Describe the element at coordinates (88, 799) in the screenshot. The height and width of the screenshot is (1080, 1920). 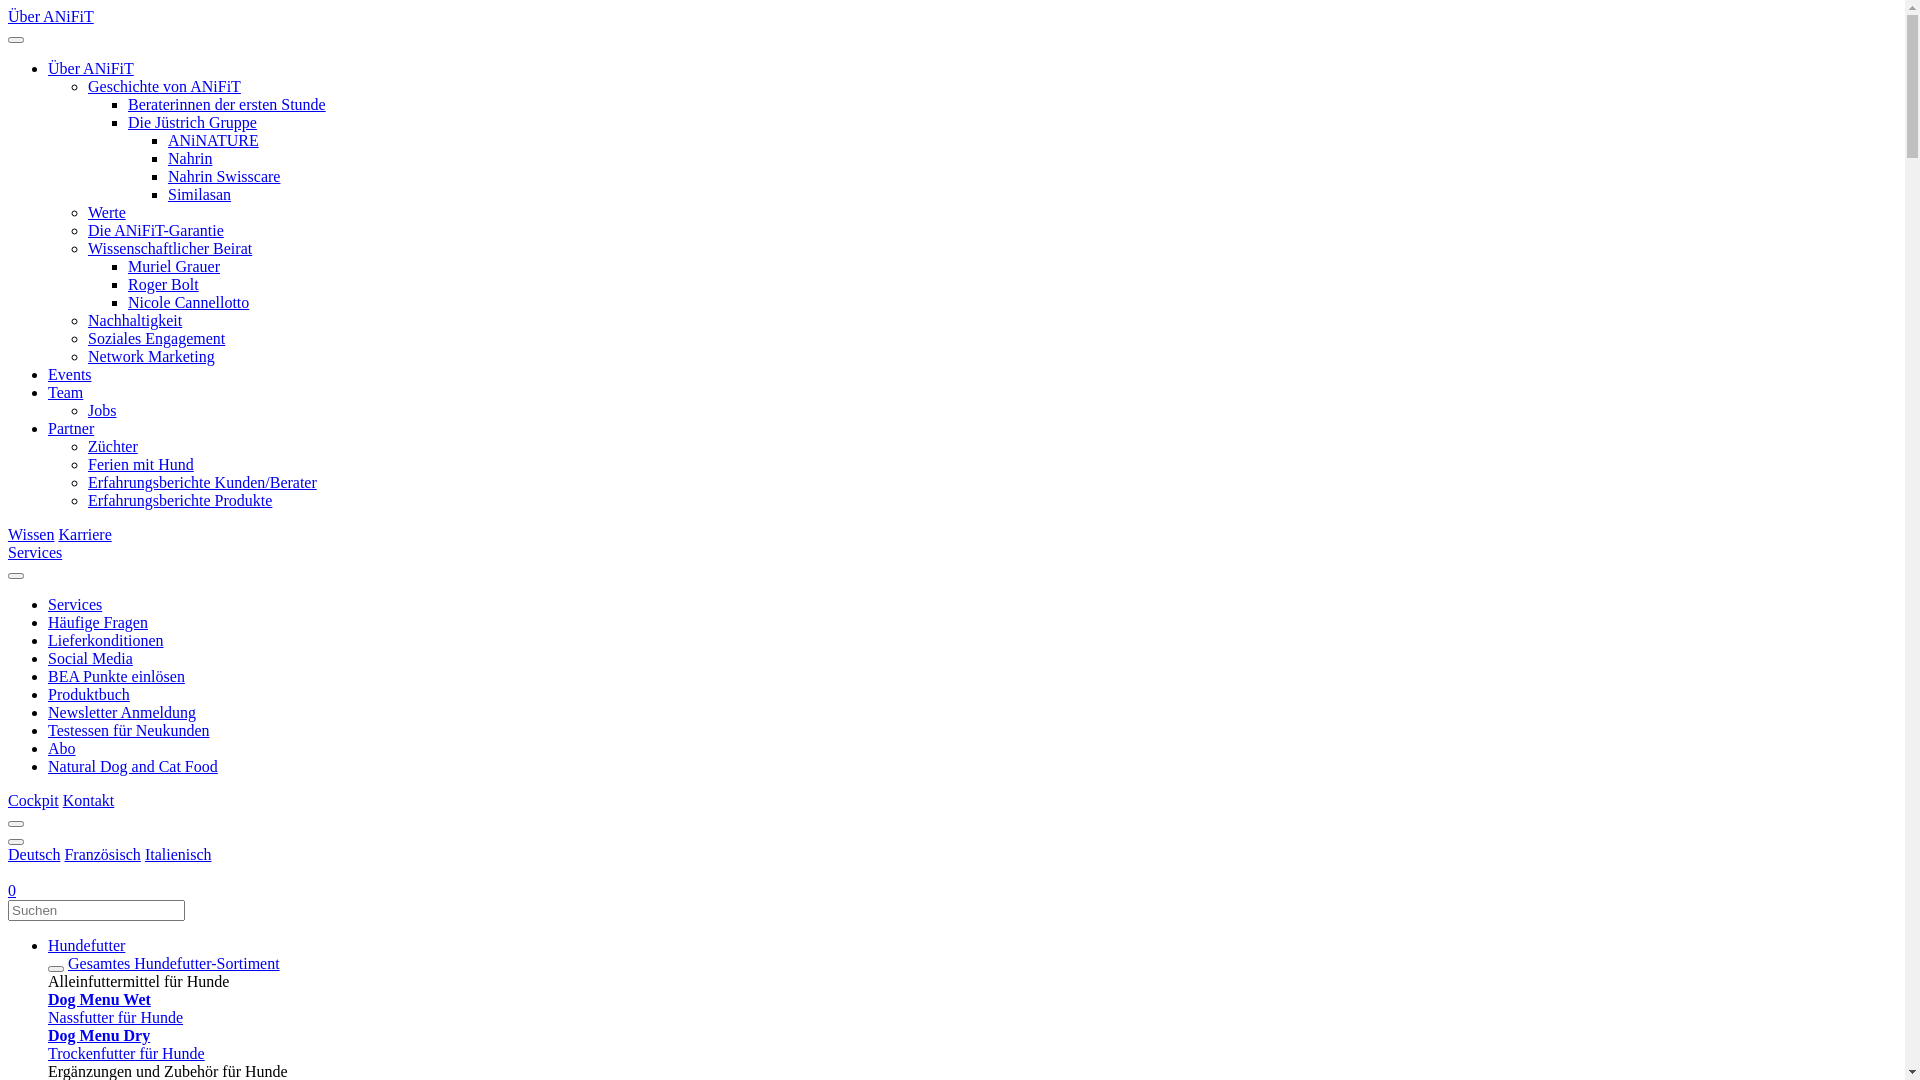
I see `'Kontakt'` at that location.